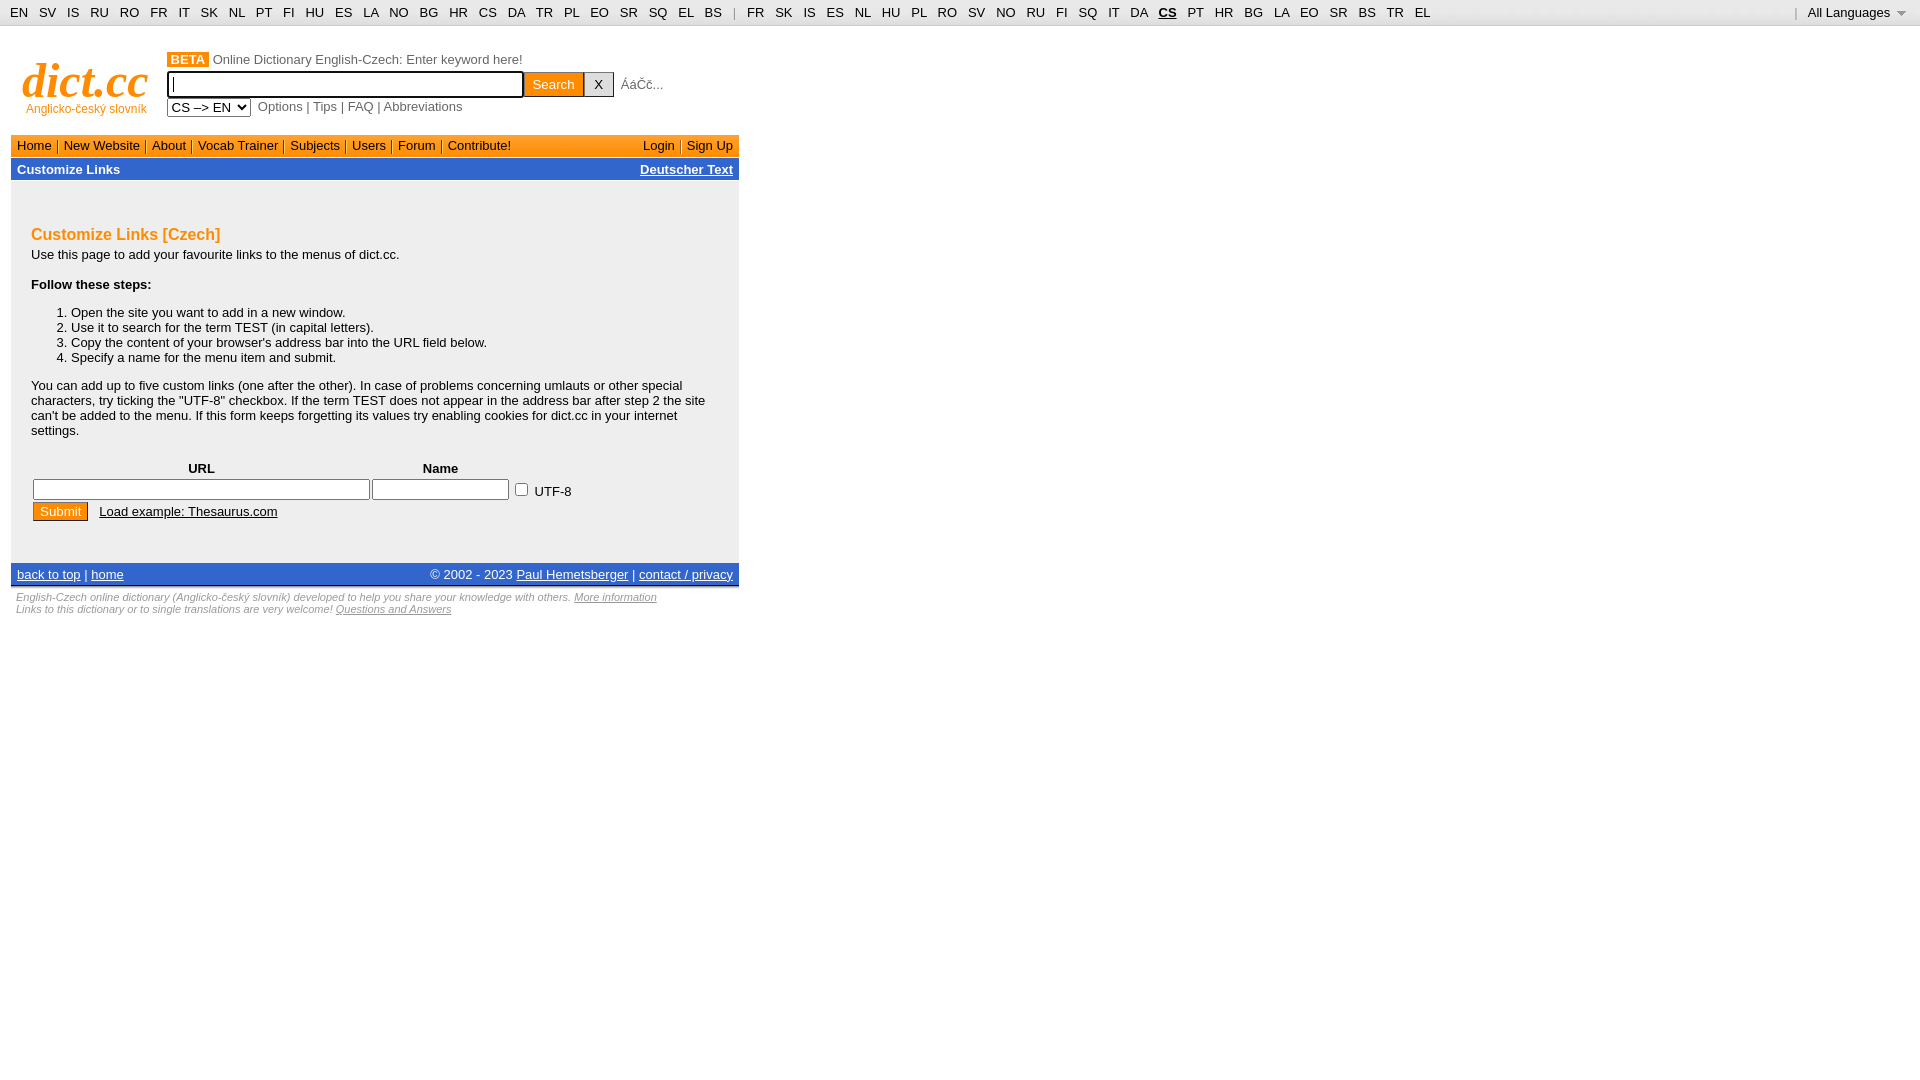 This screenshot has height=1080, width=1920. What do you see at coordinates (658, 12) in the screenshot?
I see `'SQ'` at bounding box center [658, 12].